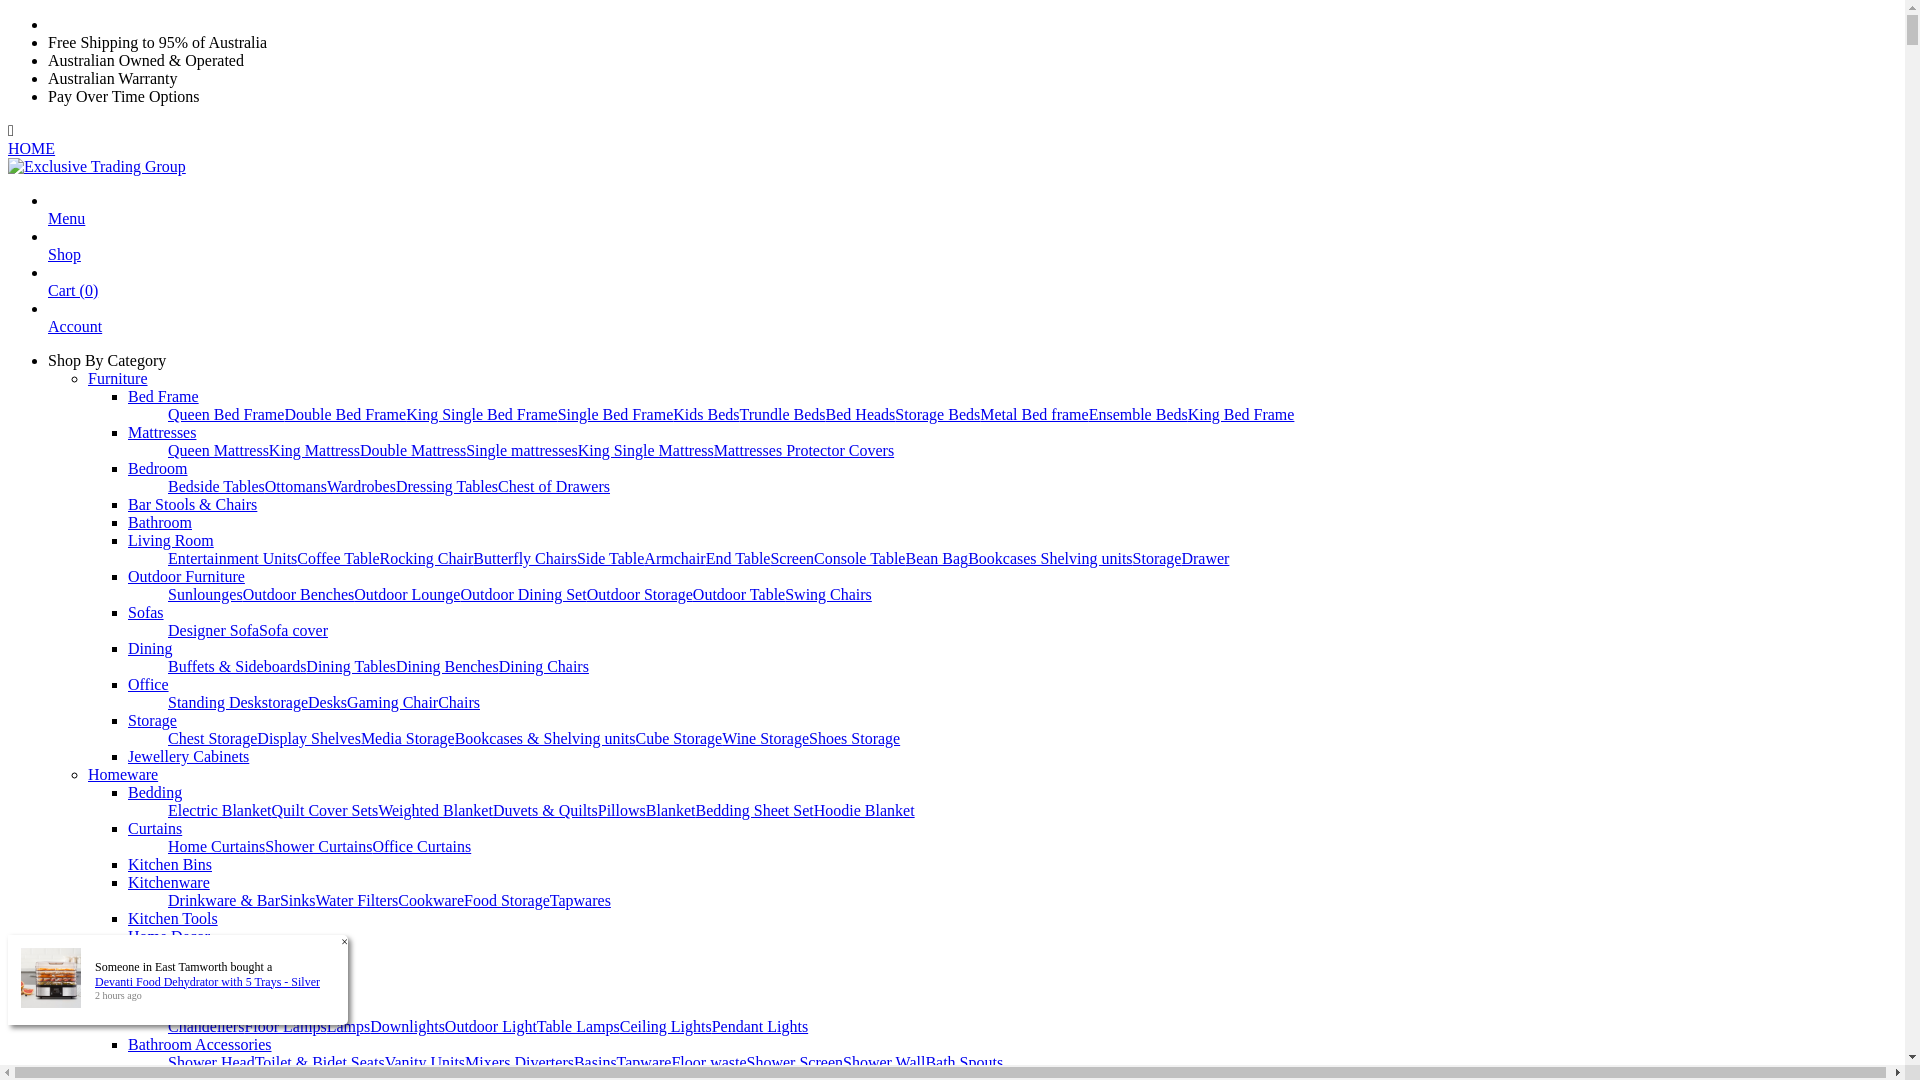  Describe the element at coordinates (522, 450) in the screenshot. I see `'Single mattresses'` at that location.